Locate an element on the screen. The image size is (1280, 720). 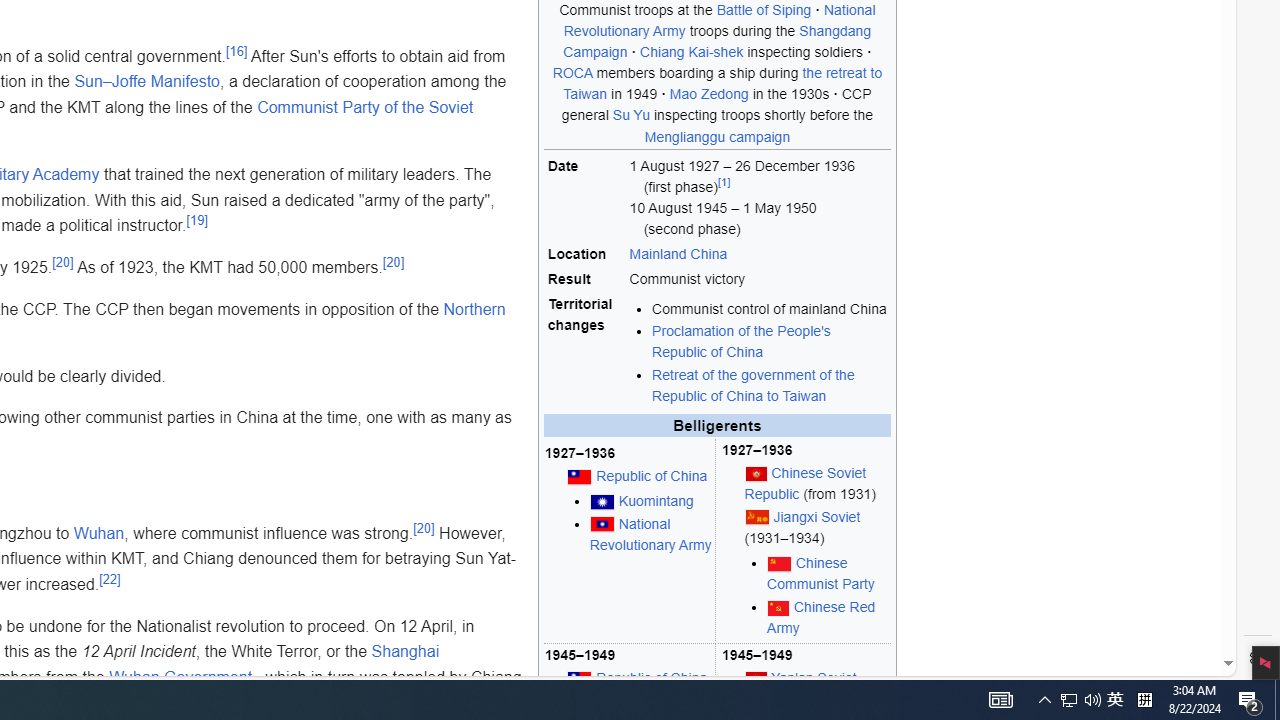
'Battle of Siping' is located at coordinates (762, 9).